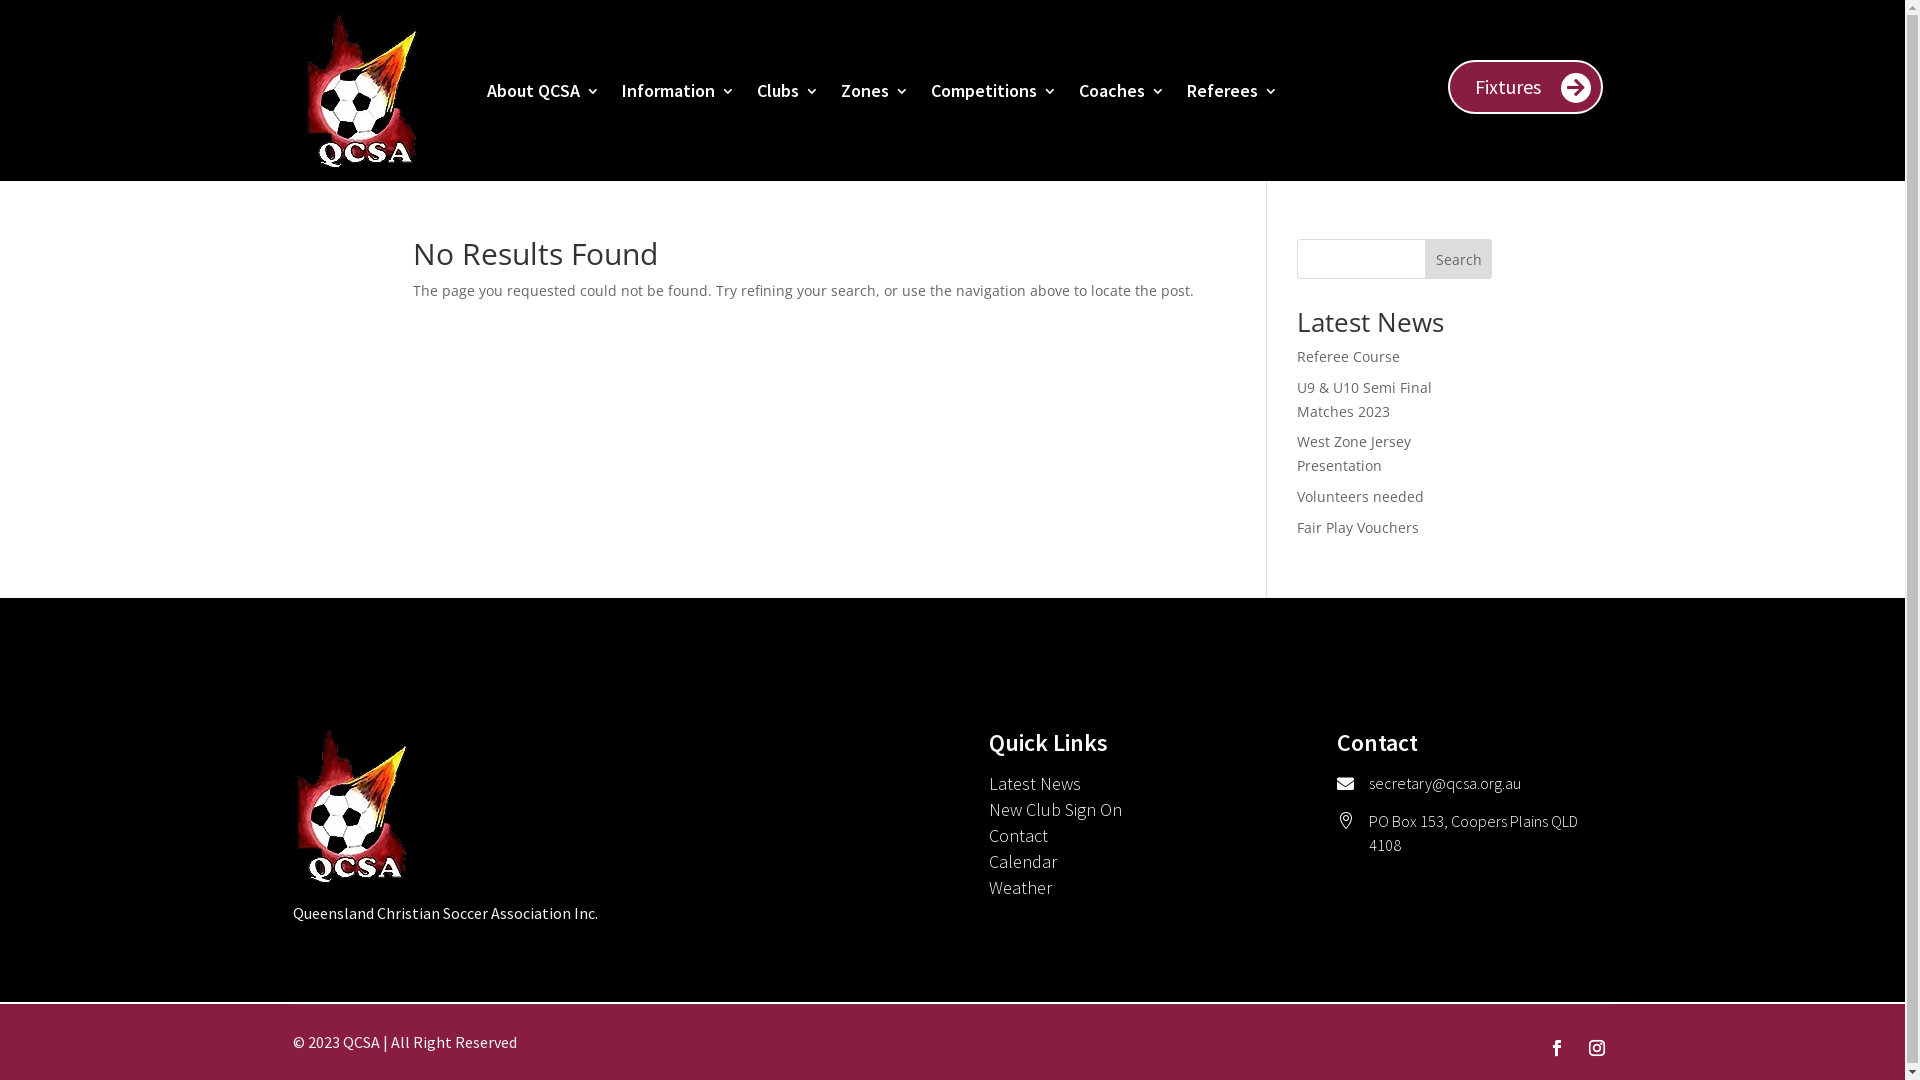 The width and height of the screenshot is (1920, 1080). I want to click on 'Referee Course', so click(1348, 355).